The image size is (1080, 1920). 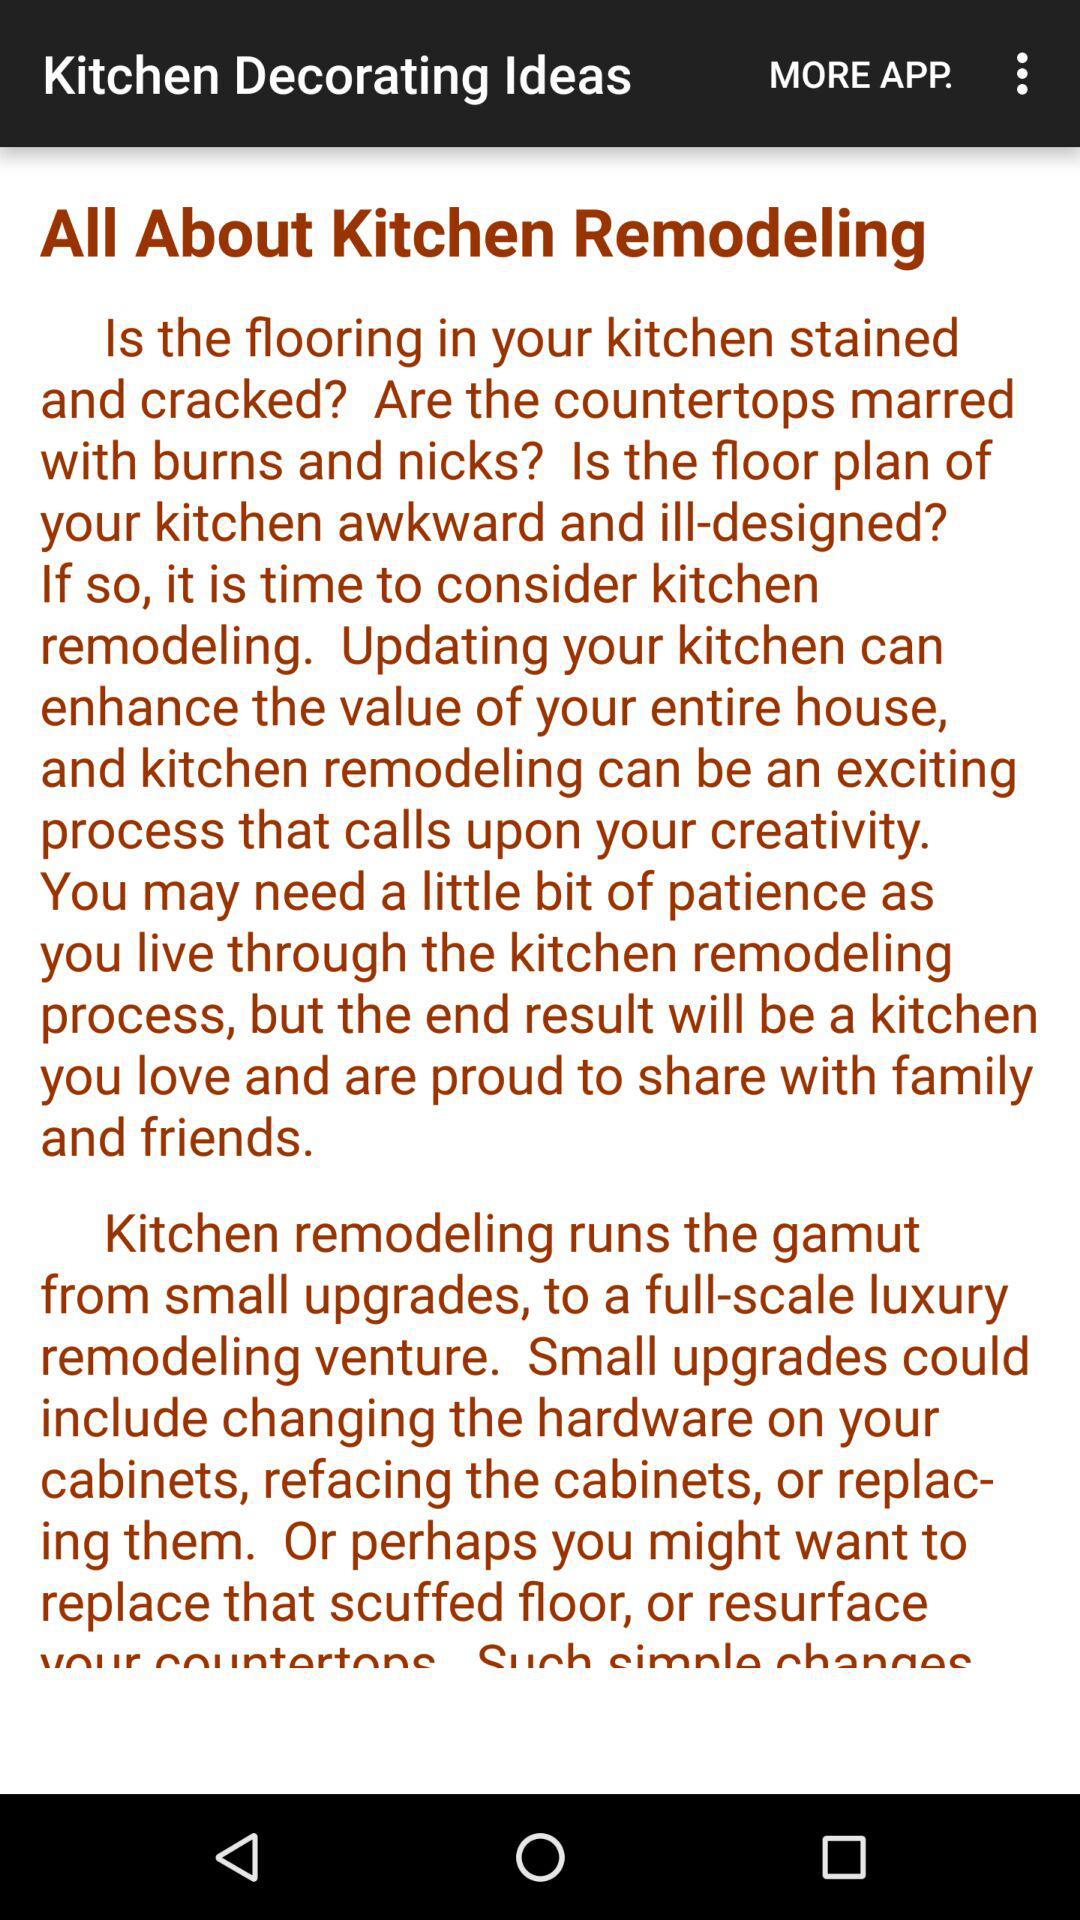 I want to click on icon to the right of the more app. icon, so click(x=1027, y=73).